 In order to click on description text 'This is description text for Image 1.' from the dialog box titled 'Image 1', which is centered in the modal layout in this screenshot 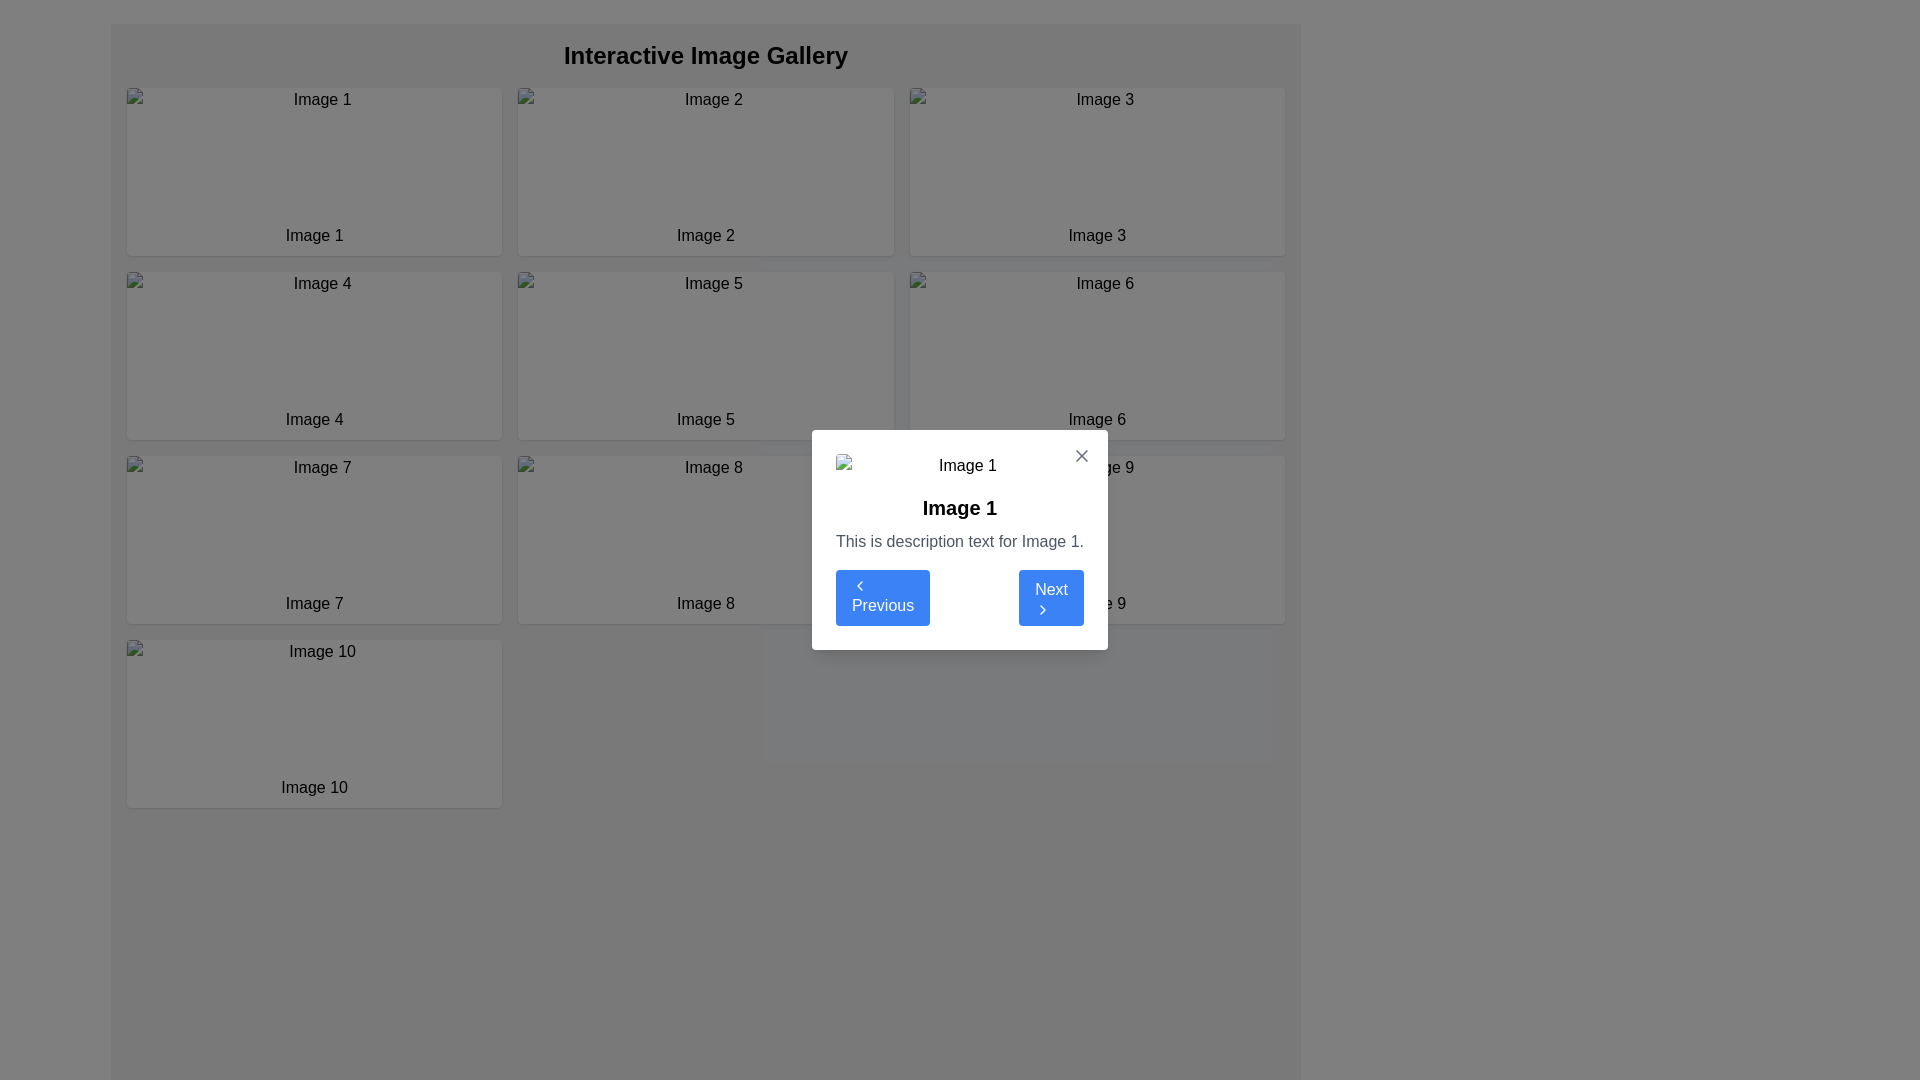, I will do `click(960, 540)`.